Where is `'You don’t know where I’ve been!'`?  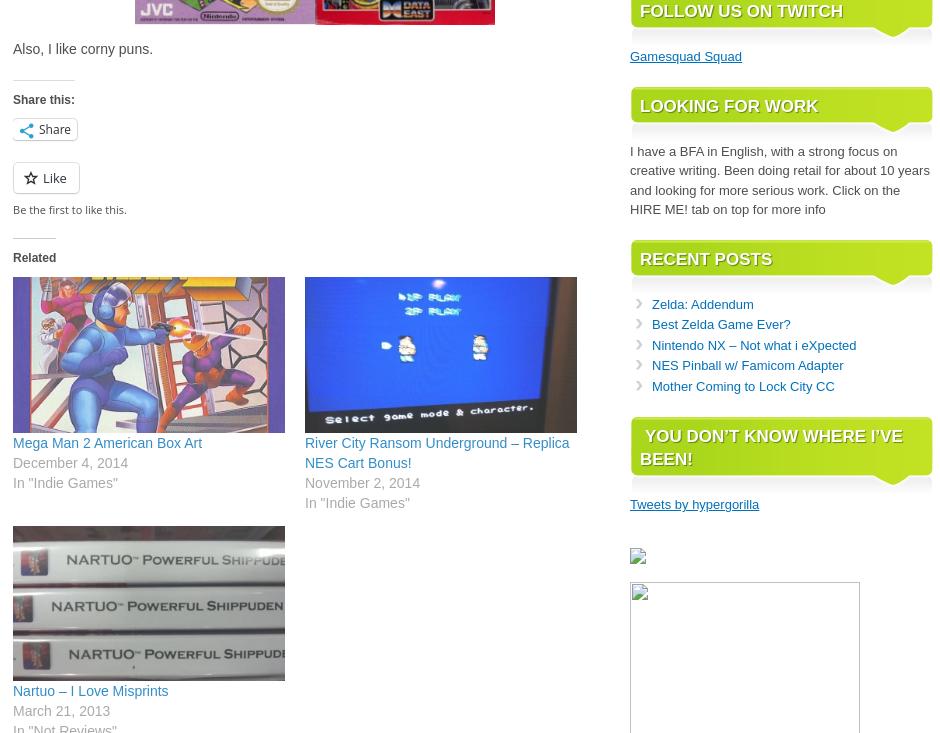 'You don’t know where I’ve been!' is located at coordinates (769, 447).